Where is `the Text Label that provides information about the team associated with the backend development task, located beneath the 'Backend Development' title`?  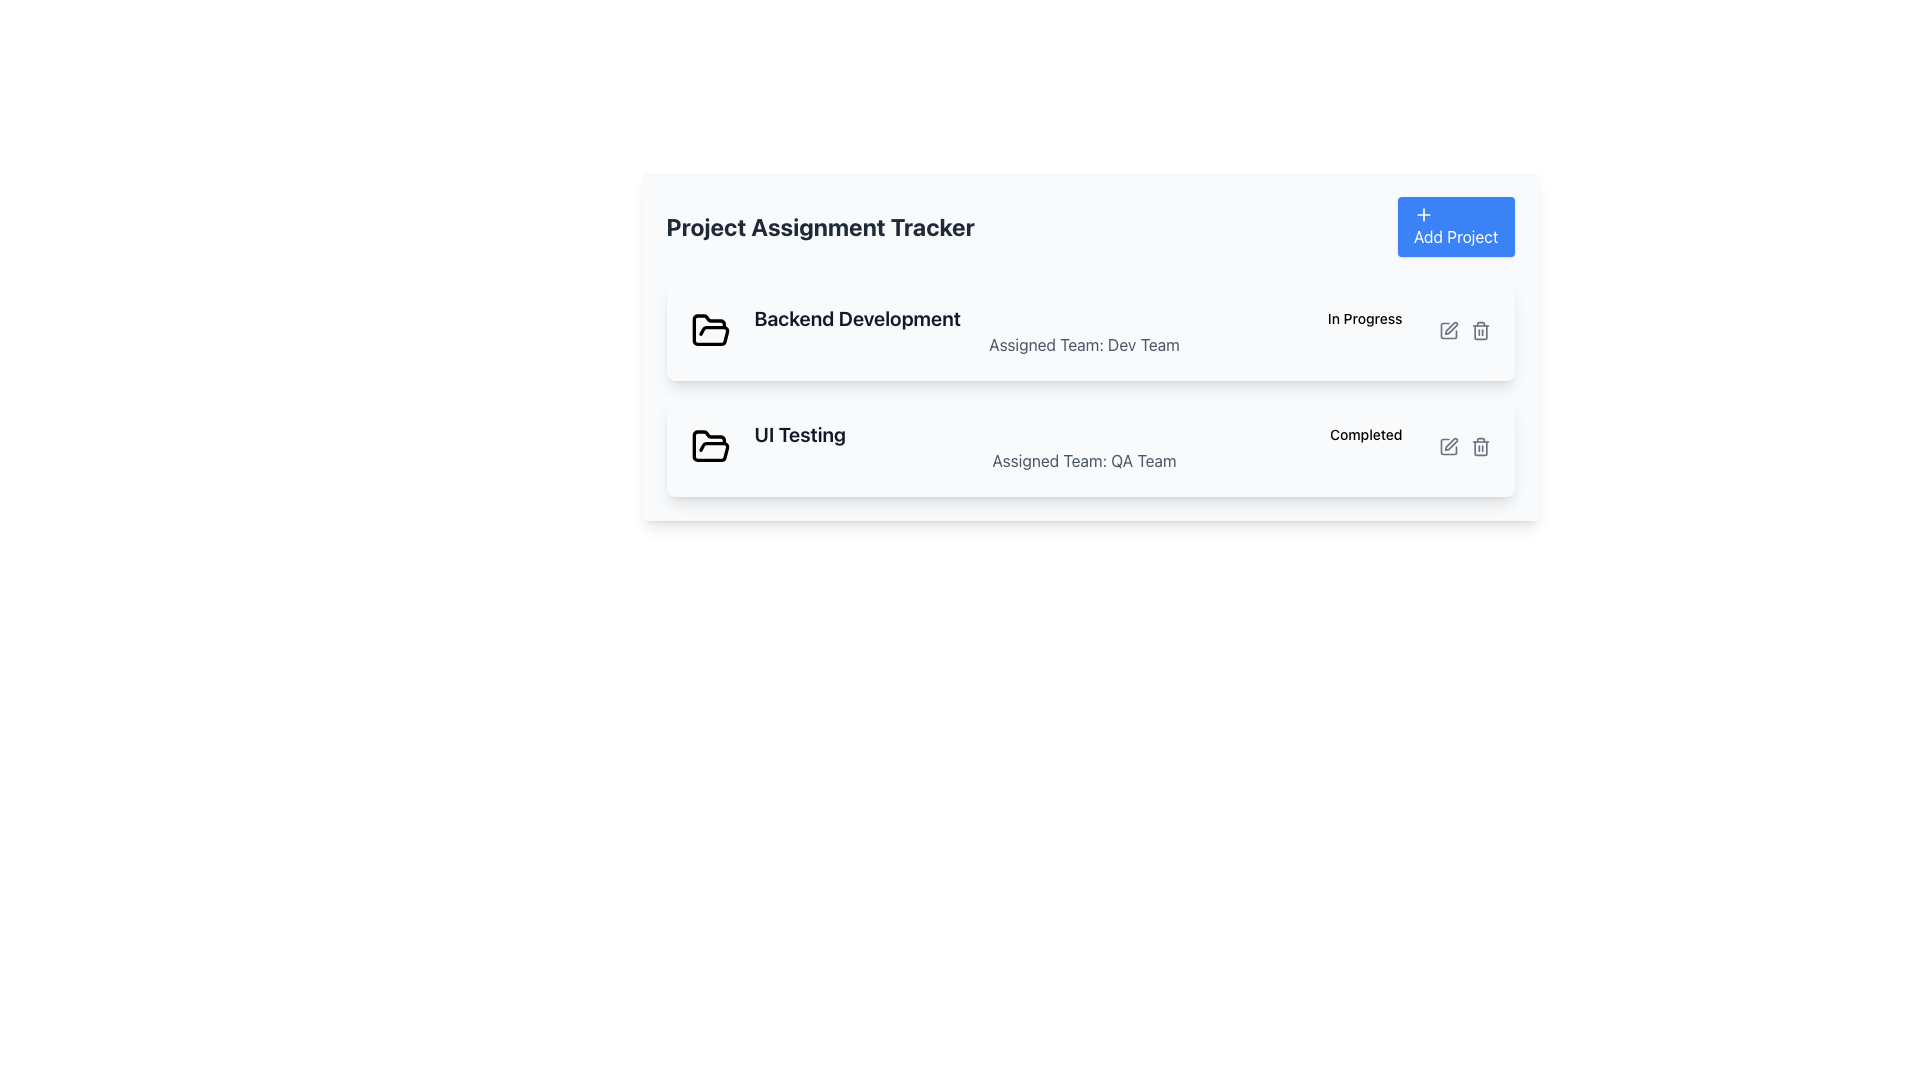
the Text Label that provides information about the team associated with the backend development task, located beneath the 'Backend Development' title is located at coordinates (1083, 343).